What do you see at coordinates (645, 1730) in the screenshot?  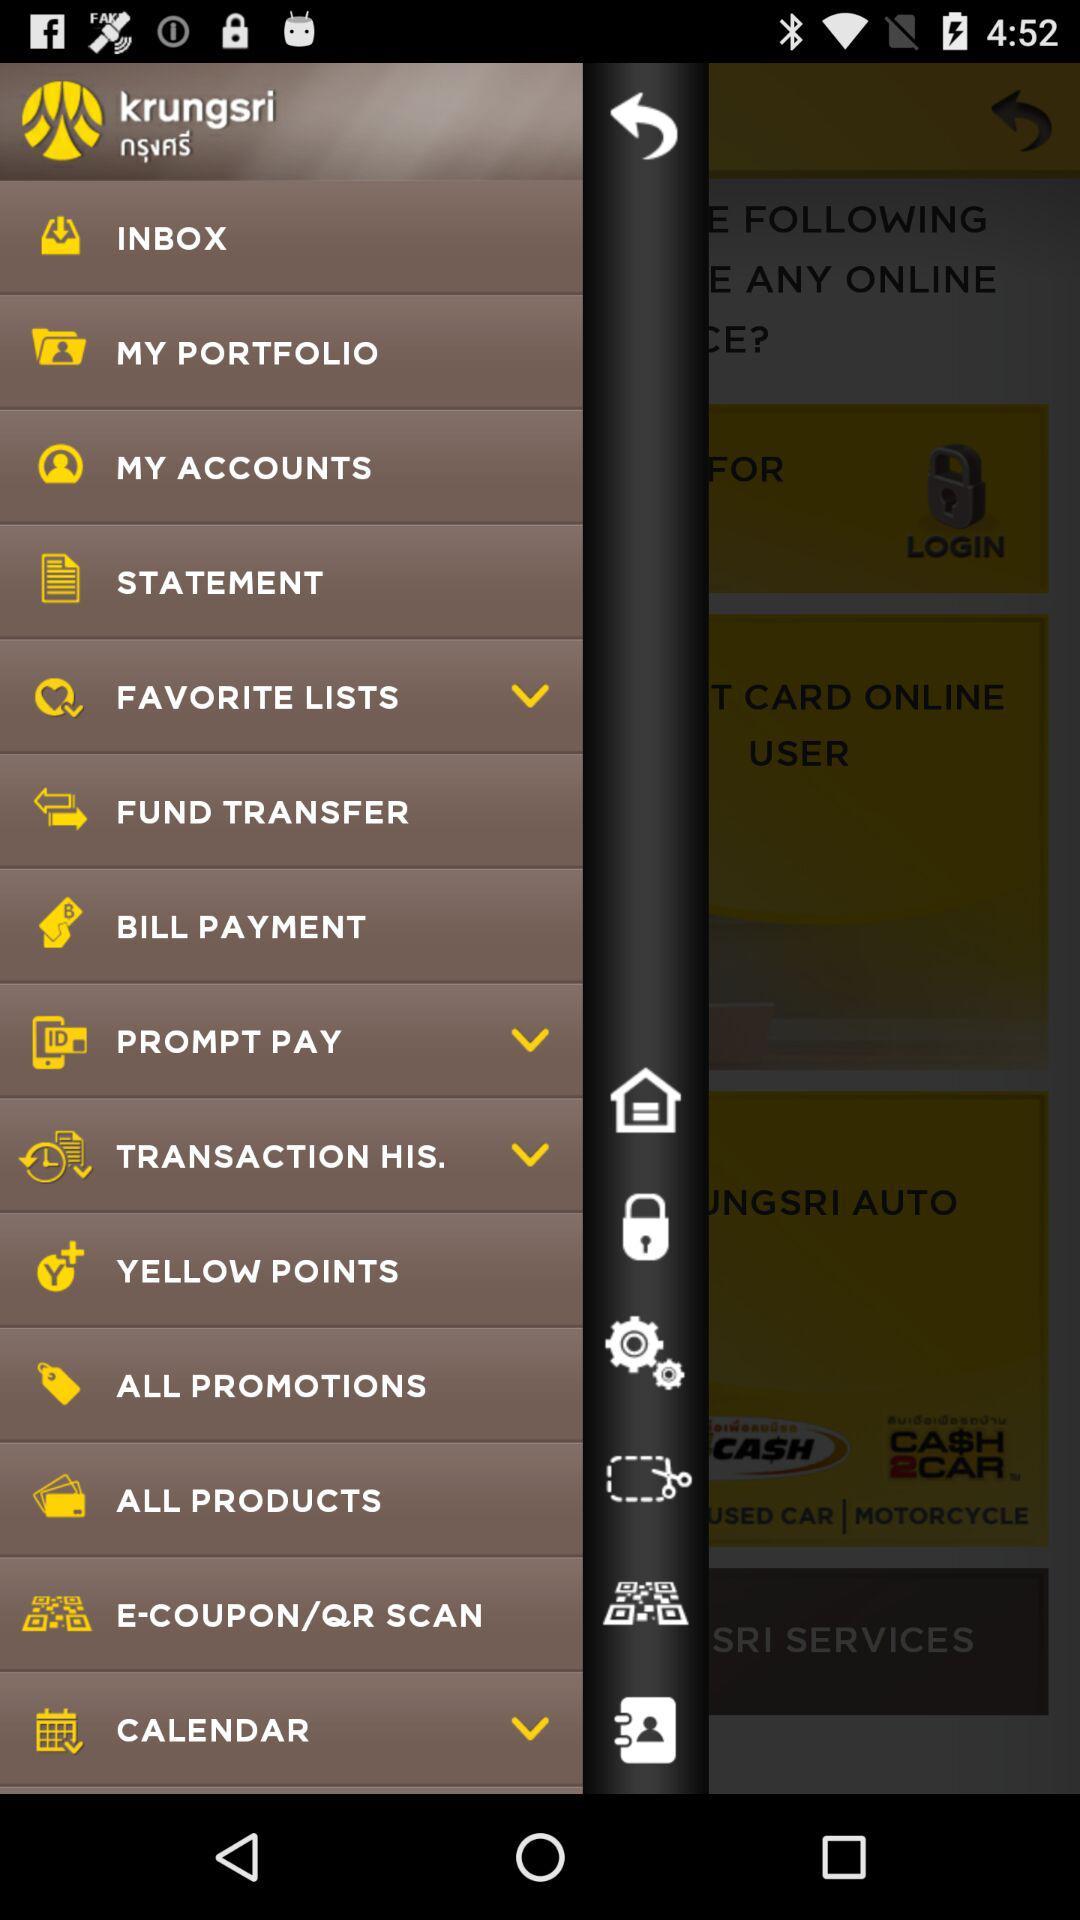 I see `click on contact` at bounding box center [645, 1730].